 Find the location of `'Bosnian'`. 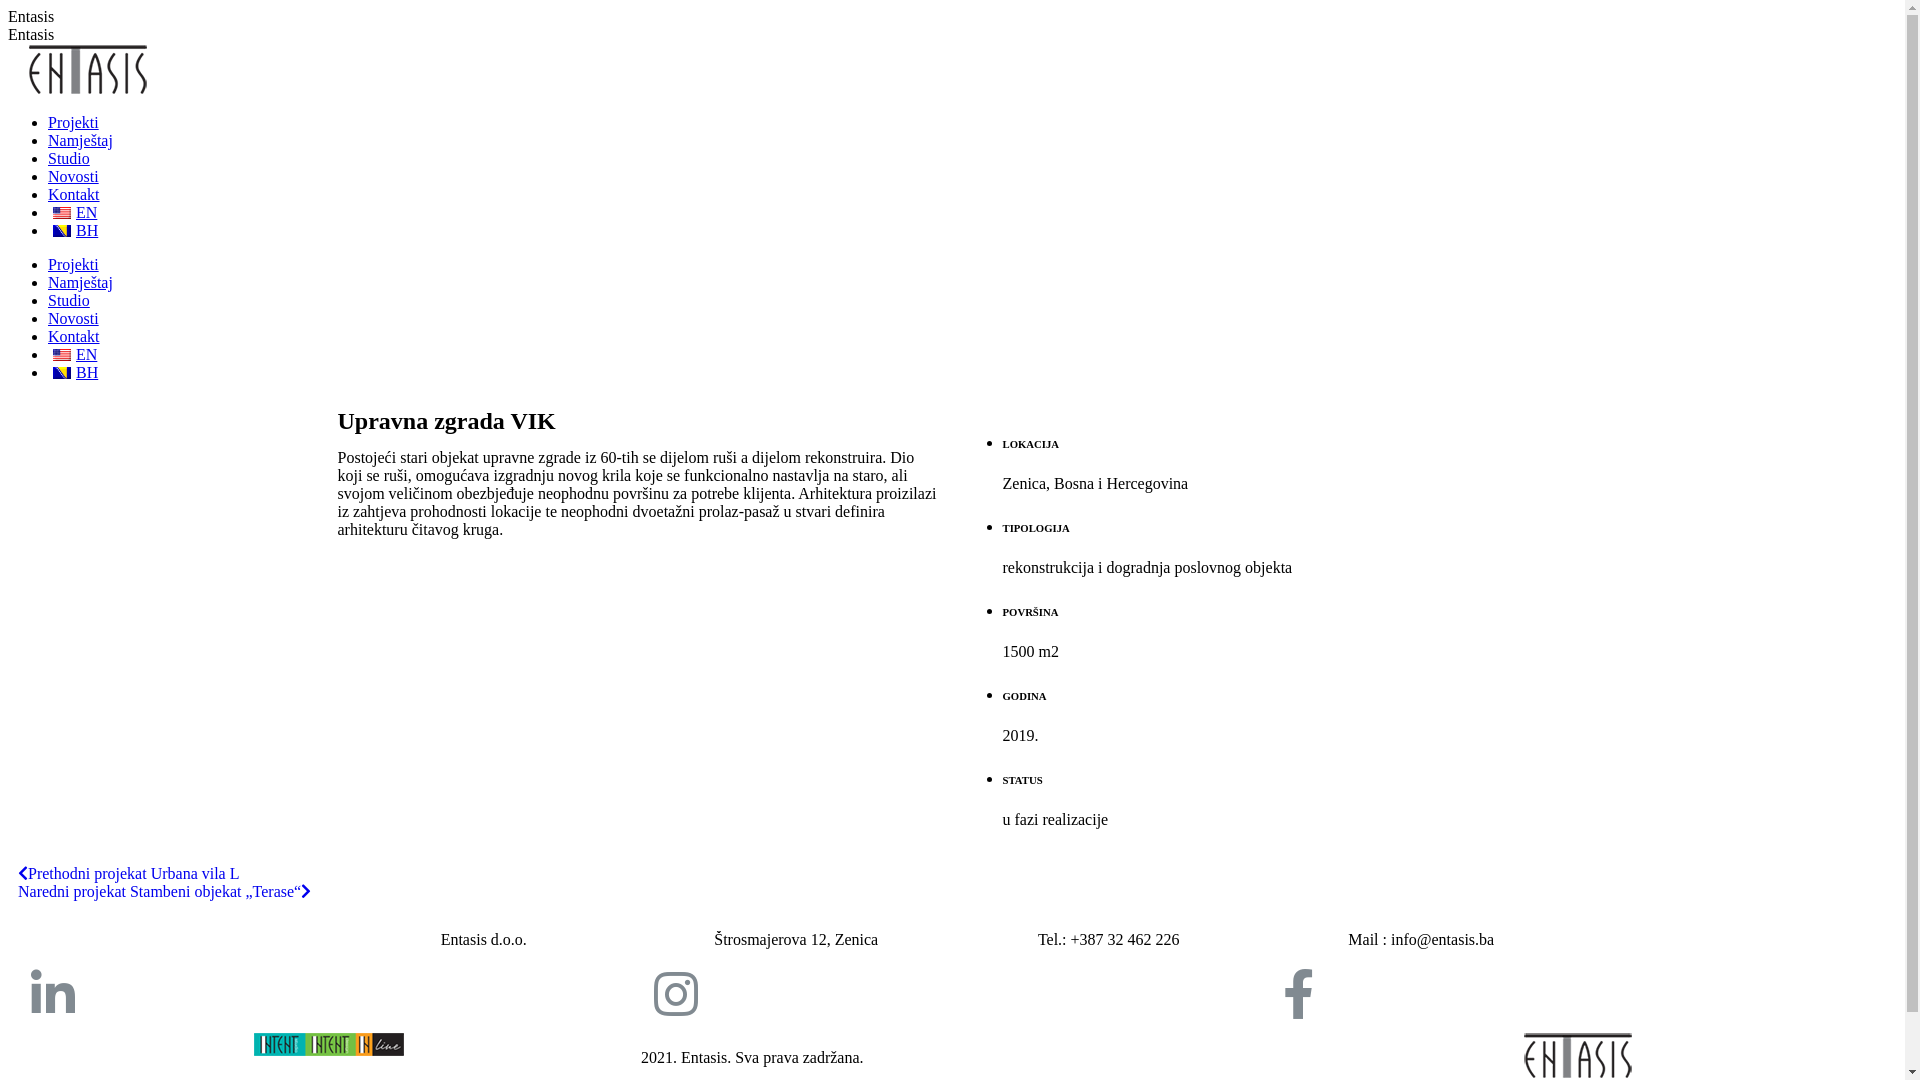

'Bosnian' is located at coordinates (52, 230).